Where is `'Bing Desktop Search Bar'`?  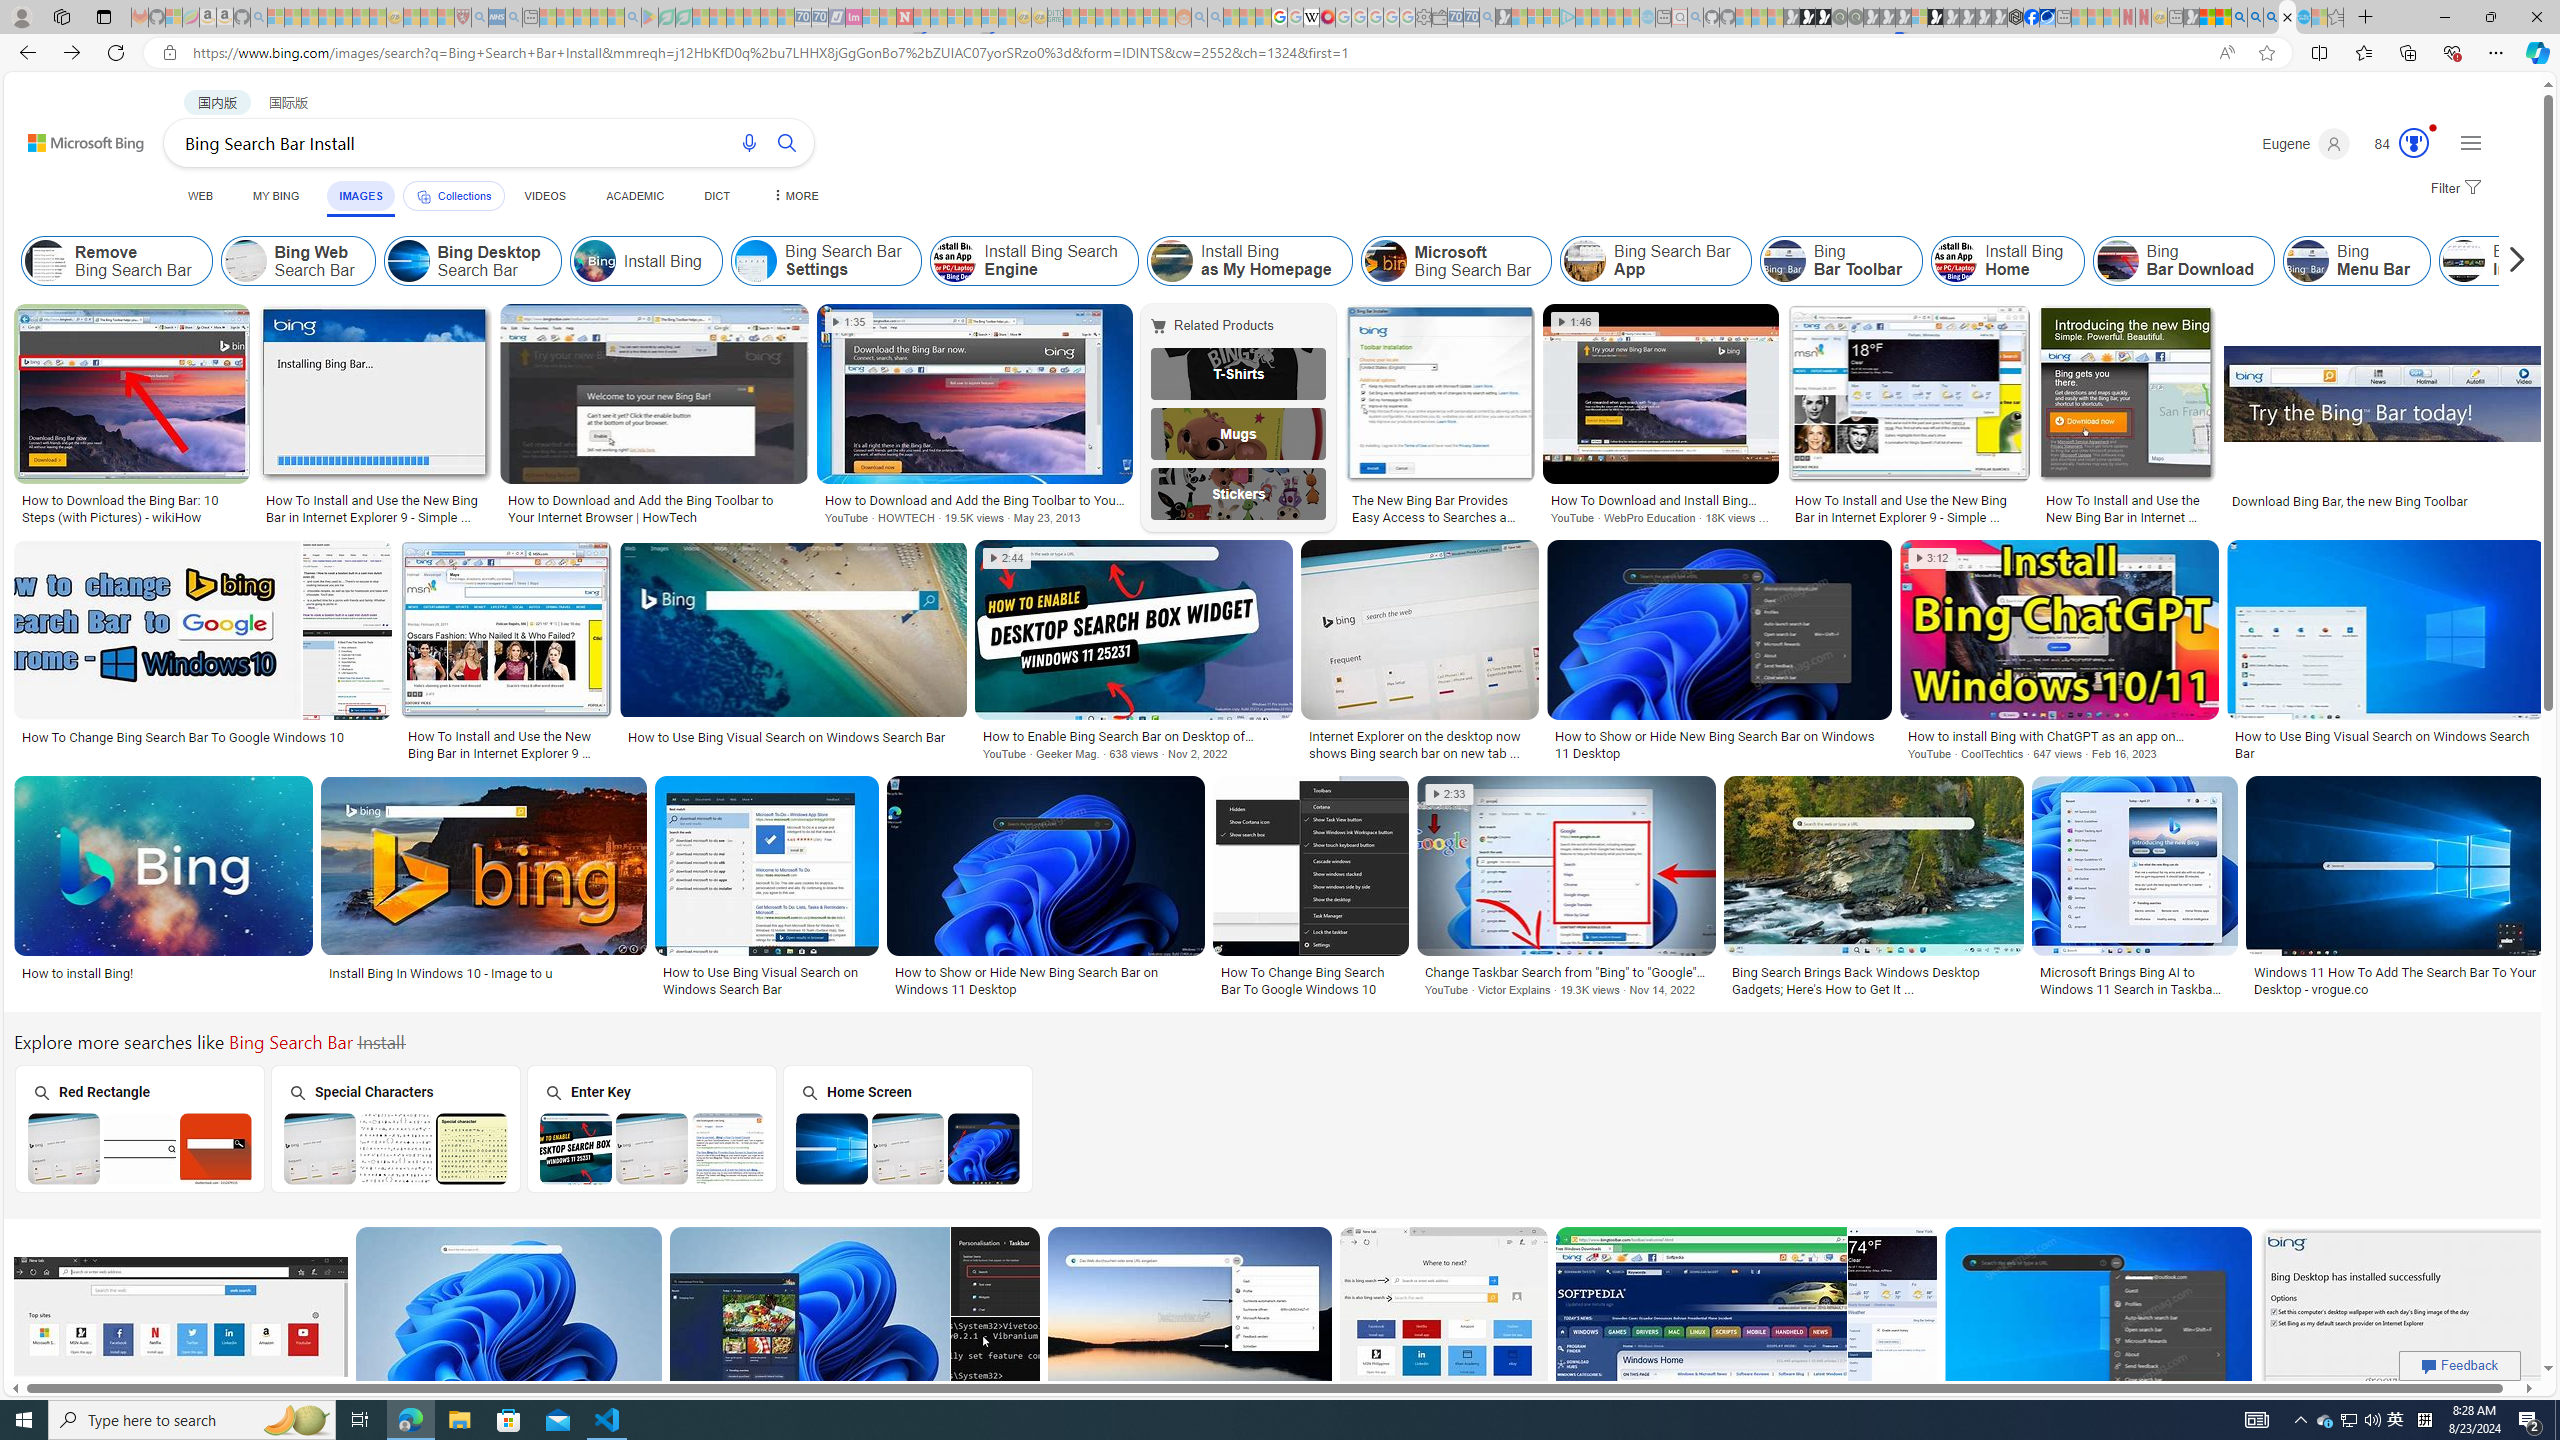 'Bing Desktop Search Bar' is located at coordinates (472, 260).